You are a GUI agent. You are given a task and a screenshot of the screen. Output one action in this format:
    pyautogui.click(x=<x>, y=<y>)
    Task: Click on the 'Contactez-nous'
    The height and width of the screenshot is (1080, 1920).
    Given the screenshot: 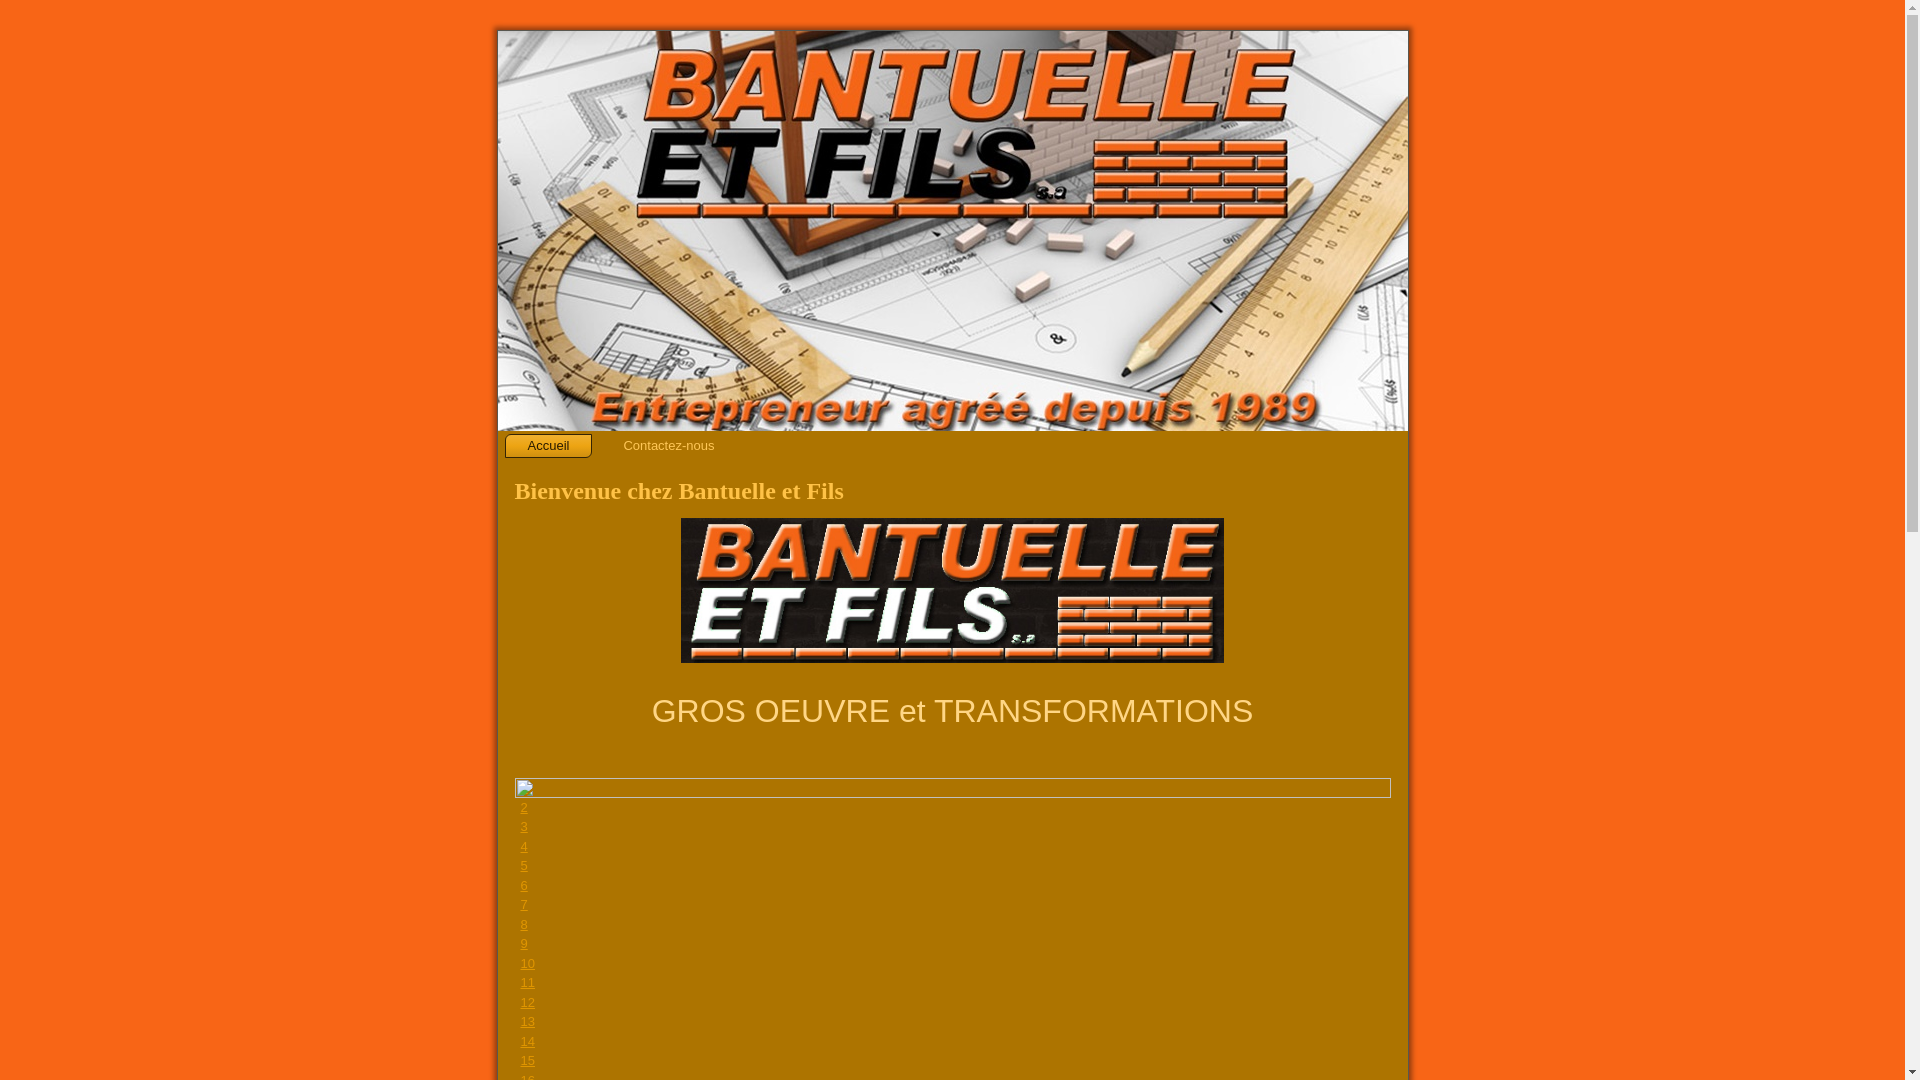 What is the action you would take?
    pyautogui.click(x=668, y=445)
    